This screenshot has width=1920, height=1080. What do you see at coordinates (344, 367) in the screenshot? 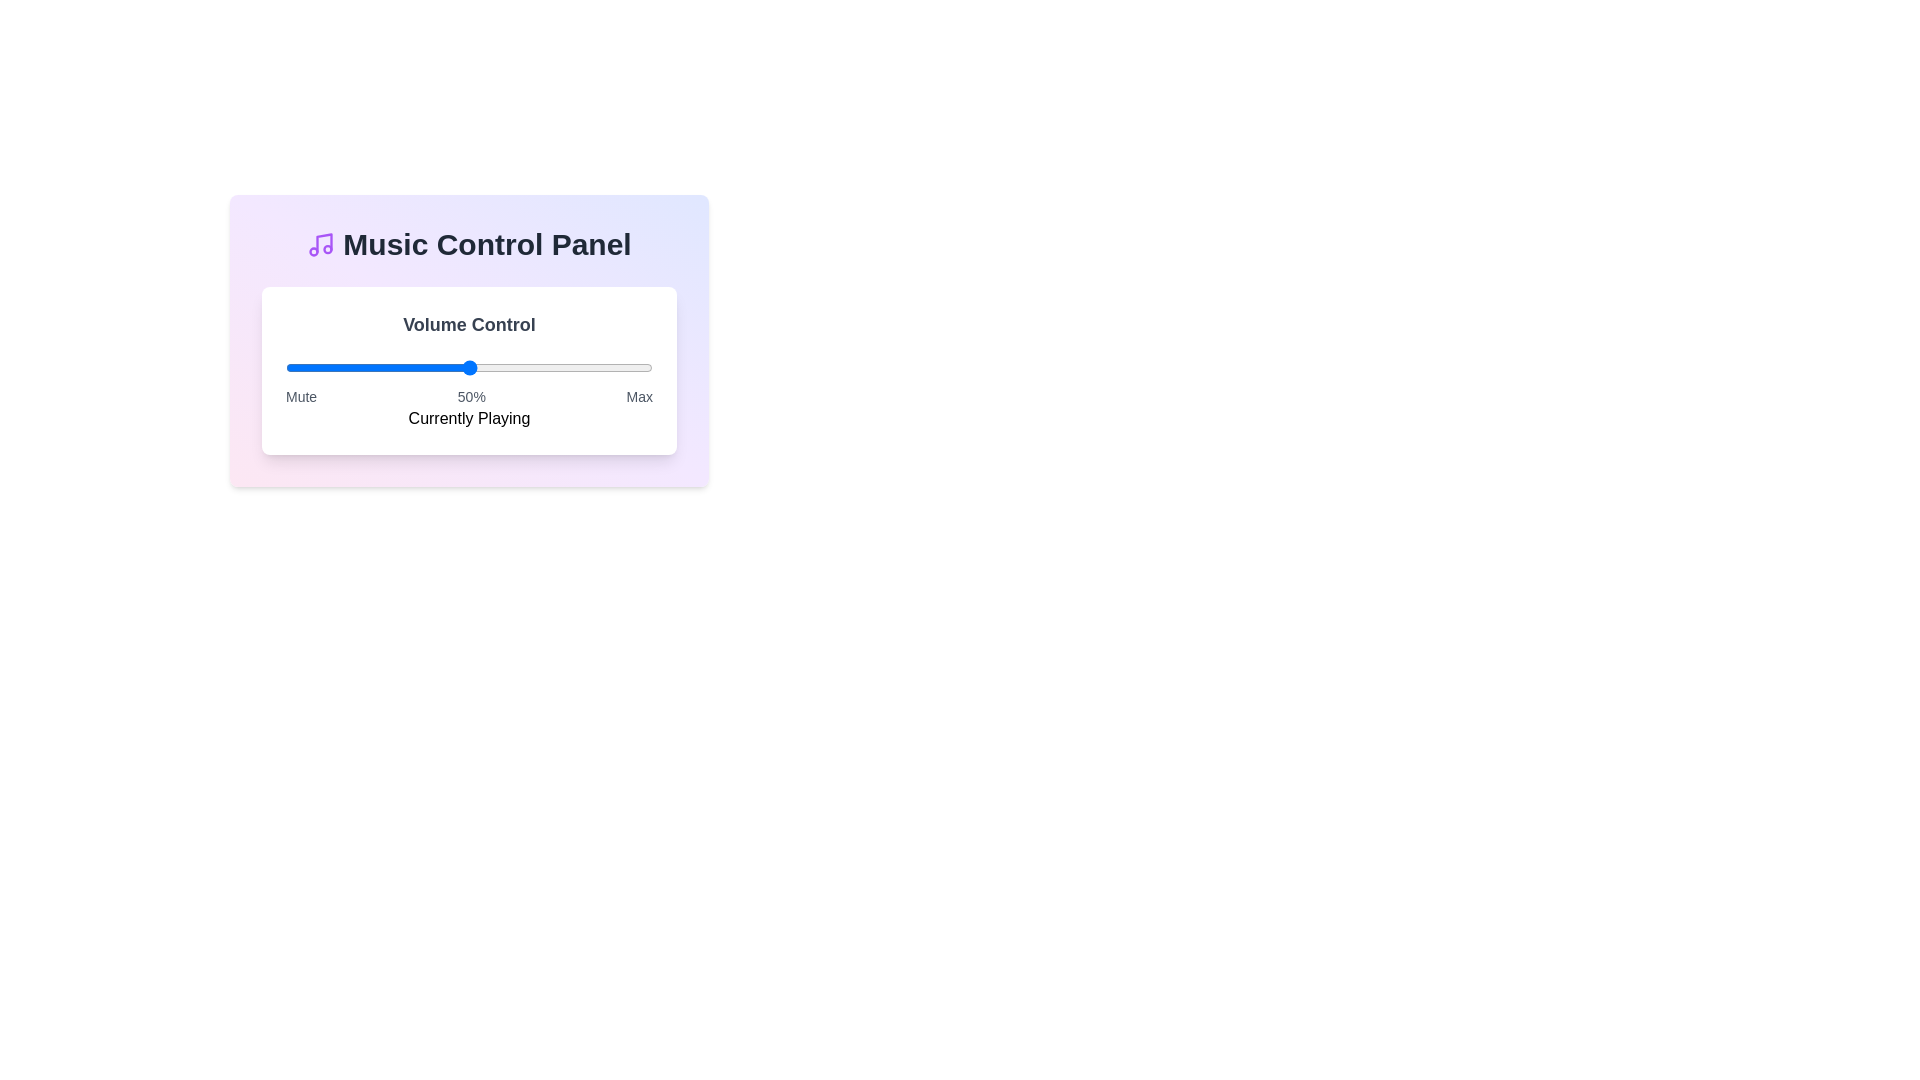
I see `the volume slider to 16% level` at bounding box center [344, 367].